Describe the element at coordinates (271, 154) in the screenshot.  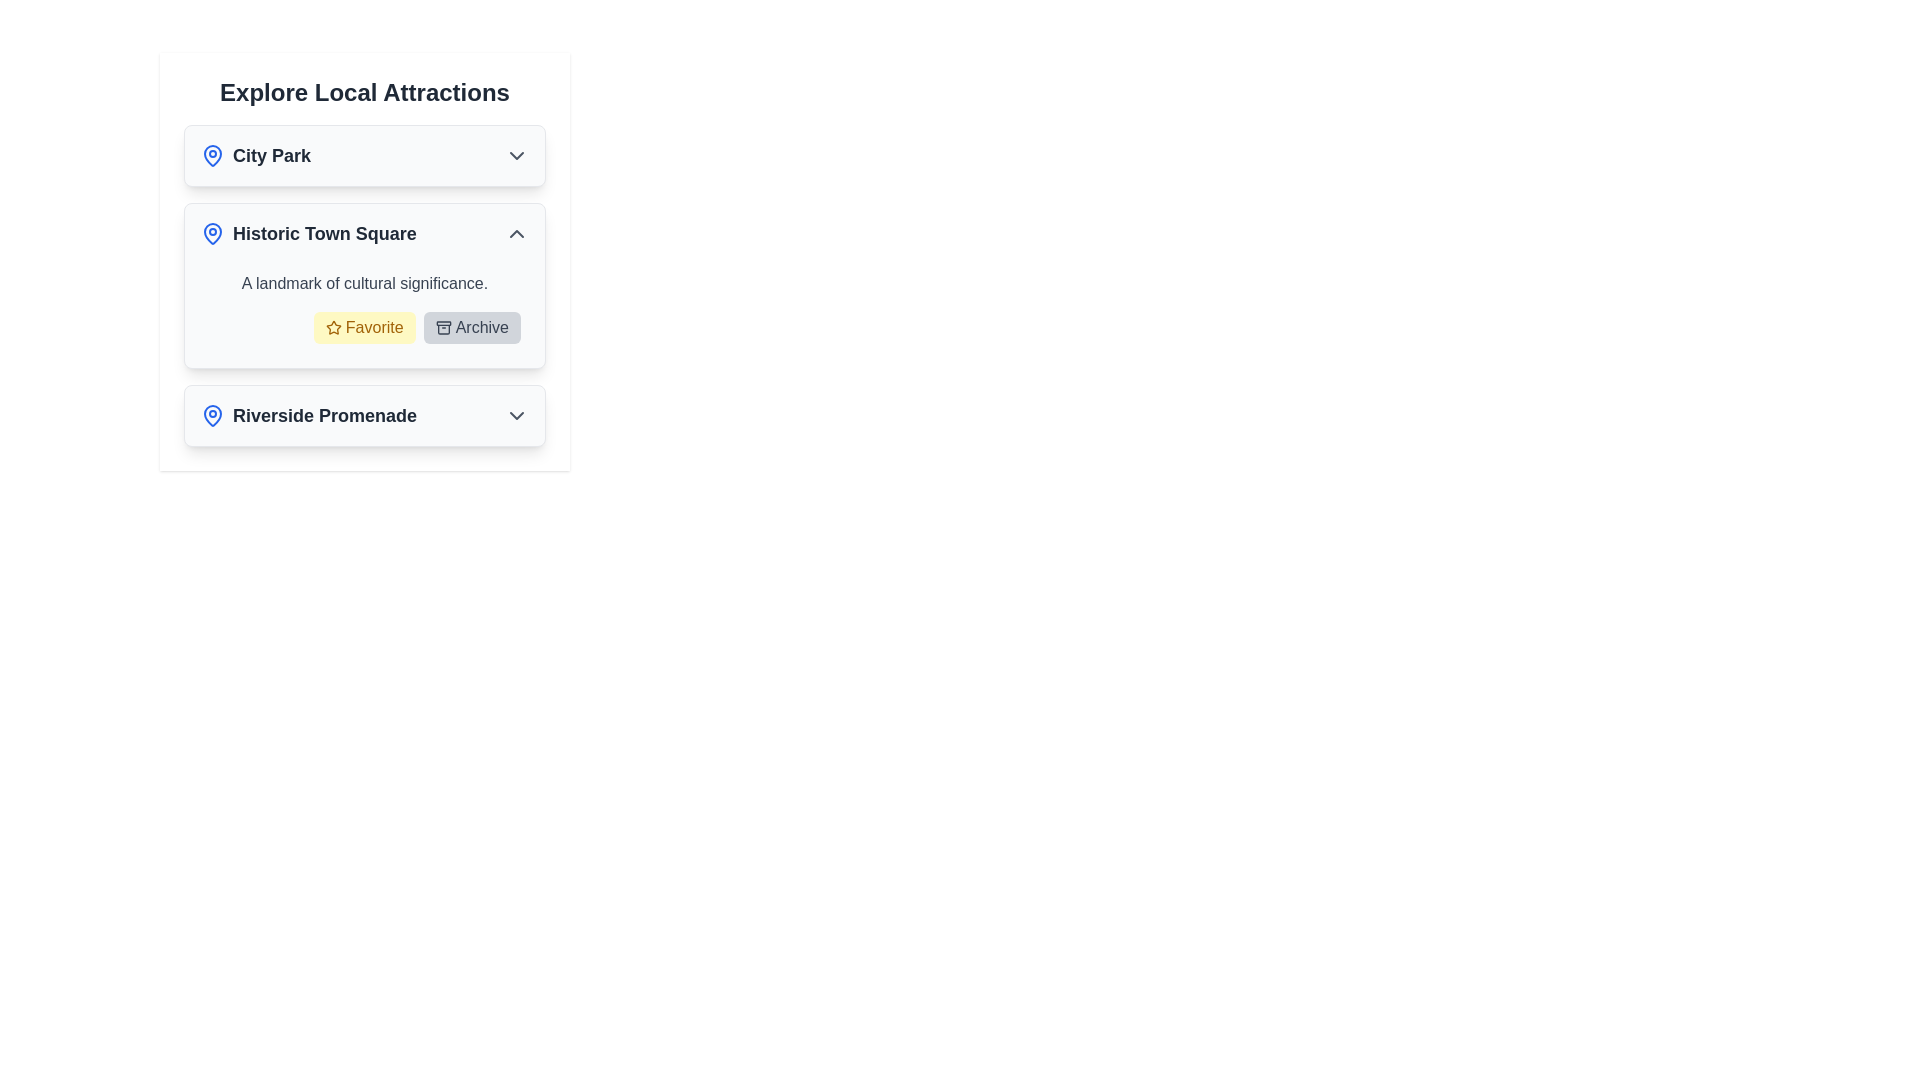
I see `the 'City Park' text label in the list of local attractions, which is the first entry under the header 'Explore Local Attractions', positioned horizontally with a blue location icon on the left and a dropdown indicator on the right` at that location.